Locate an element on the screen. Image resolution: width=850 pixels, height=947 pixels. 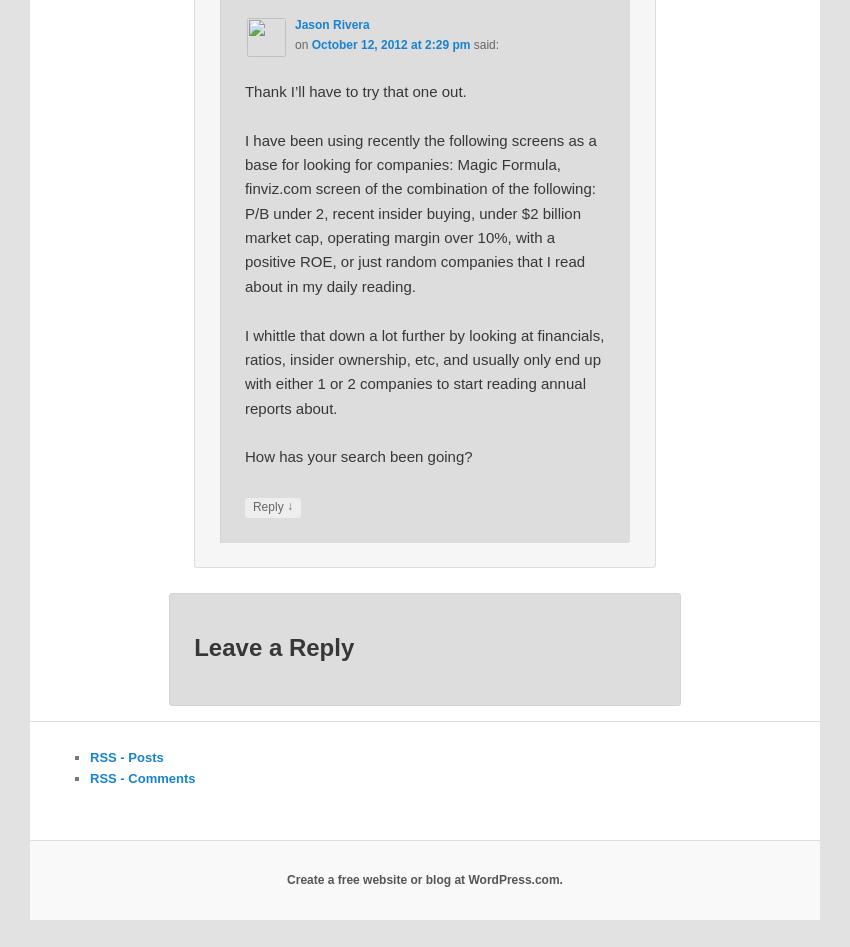
'Leave a Reply' is located at coordinates (273, 647).